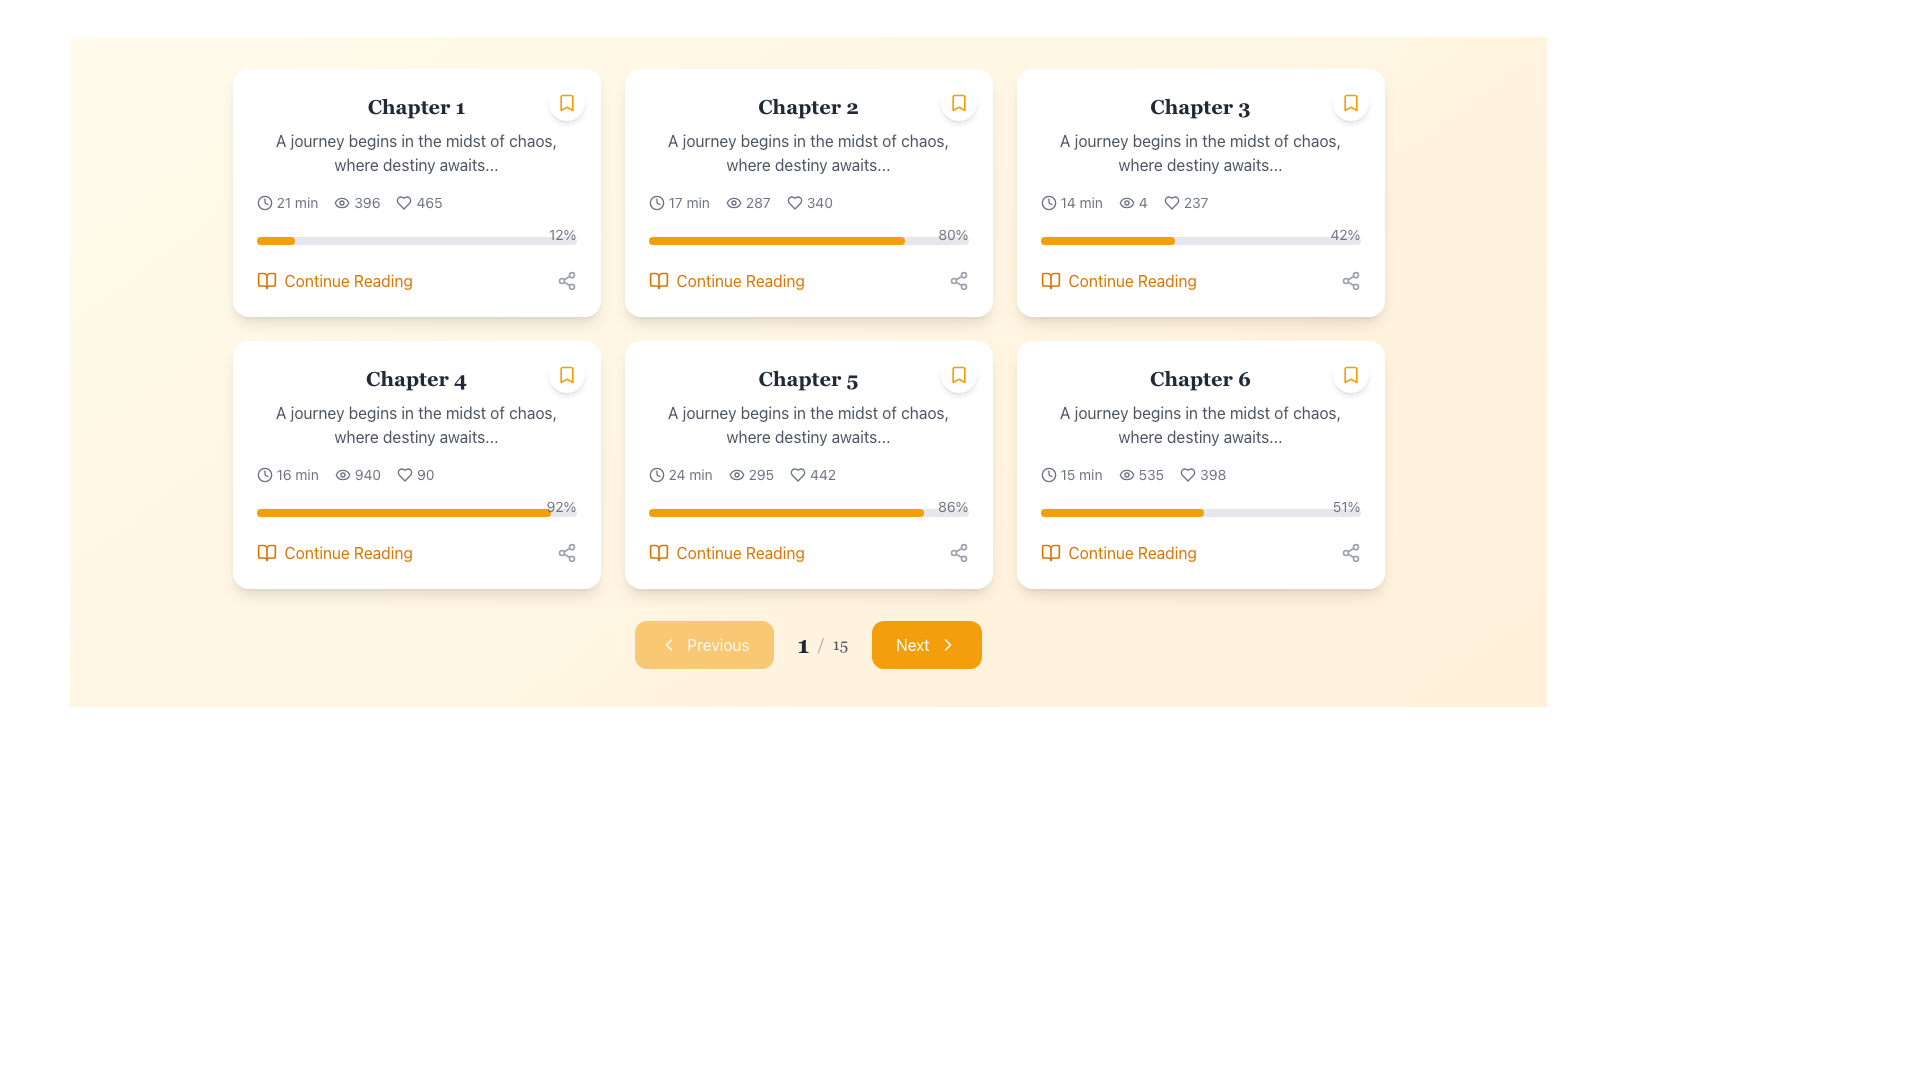 This screenshot has height=1080, width=1920. Describe the element at coordinates (679, 203) in the screenshot. I see `the informational indicator displaying a clock icon and the text '17 min', located in the top-left corner of the 'Chapter 2' section` at that location.